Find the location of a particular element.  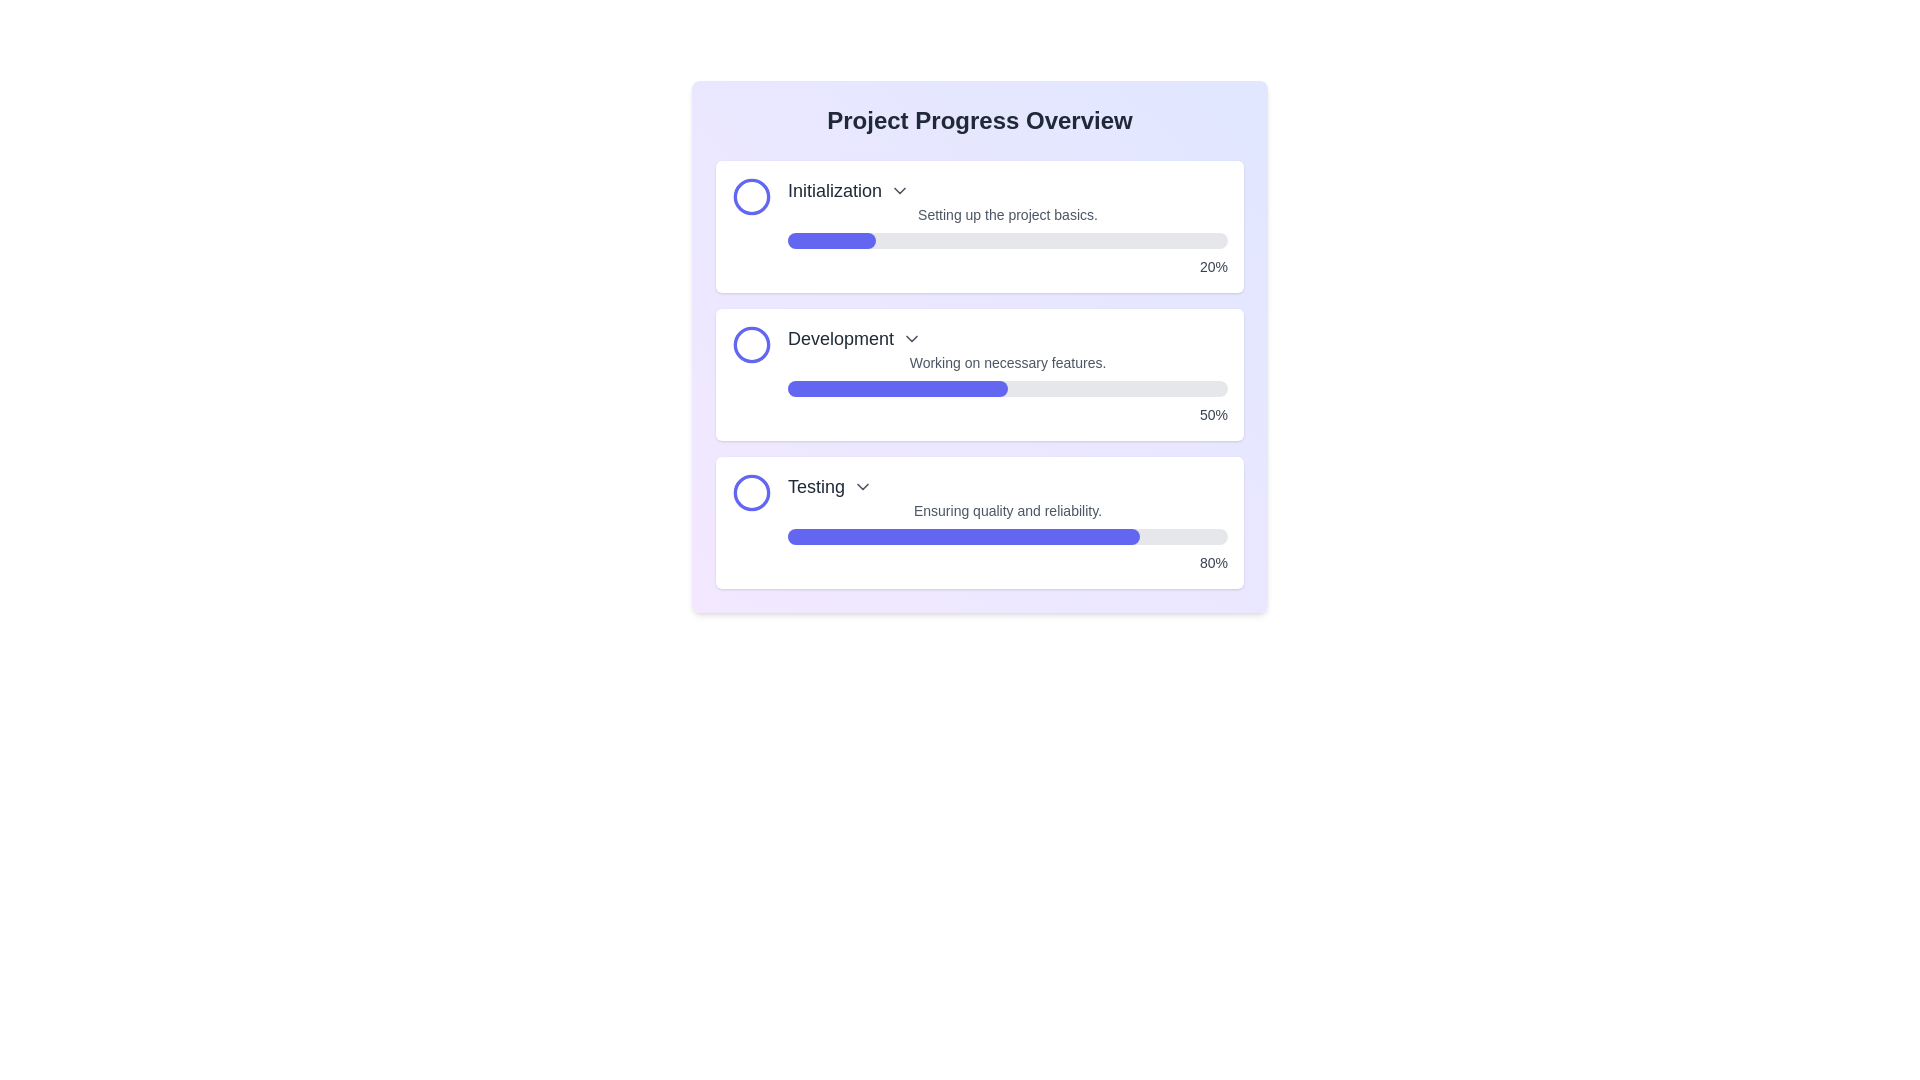

the Circular progress indicator icon located next to the 'Development' text in the progress section, which is characterized by its blue stroke and circular border is located at coordinates (751, 343).